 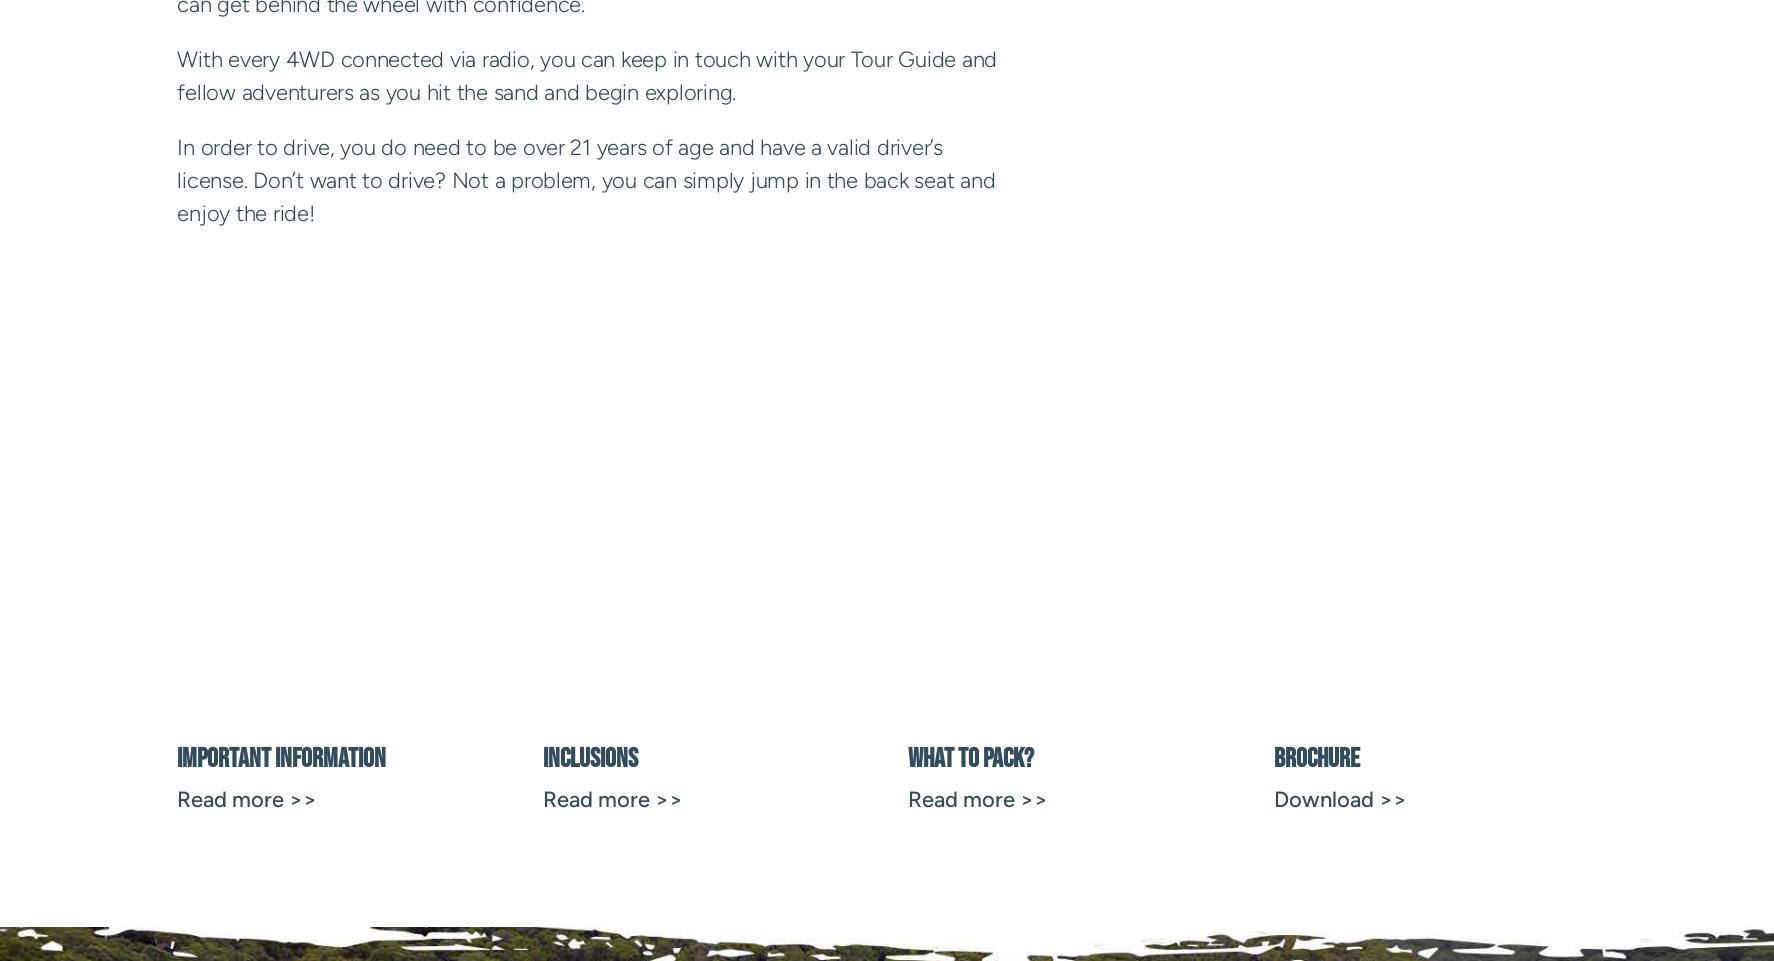 I want to click on 'What to pack?', so click(x=970, y=757).